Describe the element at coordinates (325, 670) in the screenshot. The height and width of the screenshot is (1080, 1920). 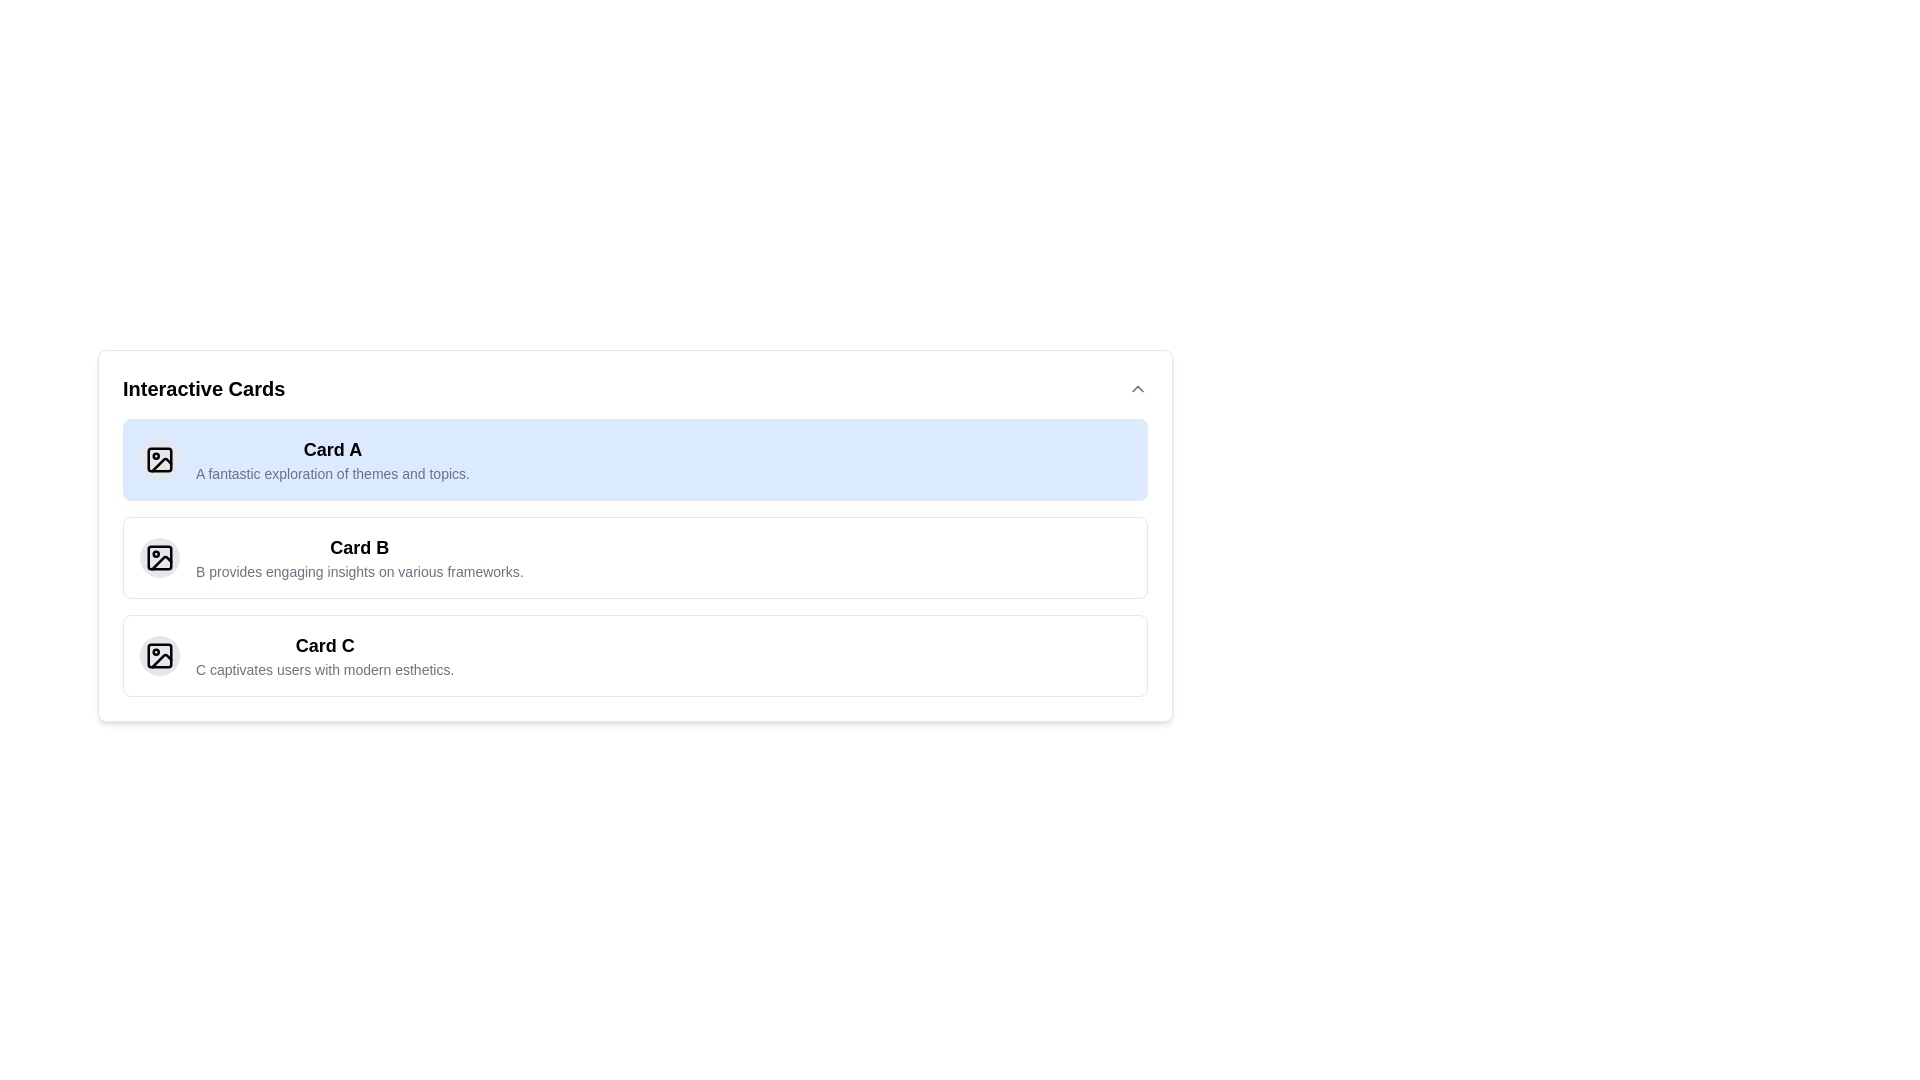
I see `the static text that reads 'C captivates users with modern esthetics.' located beneath the heading 'Card C' in the third card of the card group` at that location.